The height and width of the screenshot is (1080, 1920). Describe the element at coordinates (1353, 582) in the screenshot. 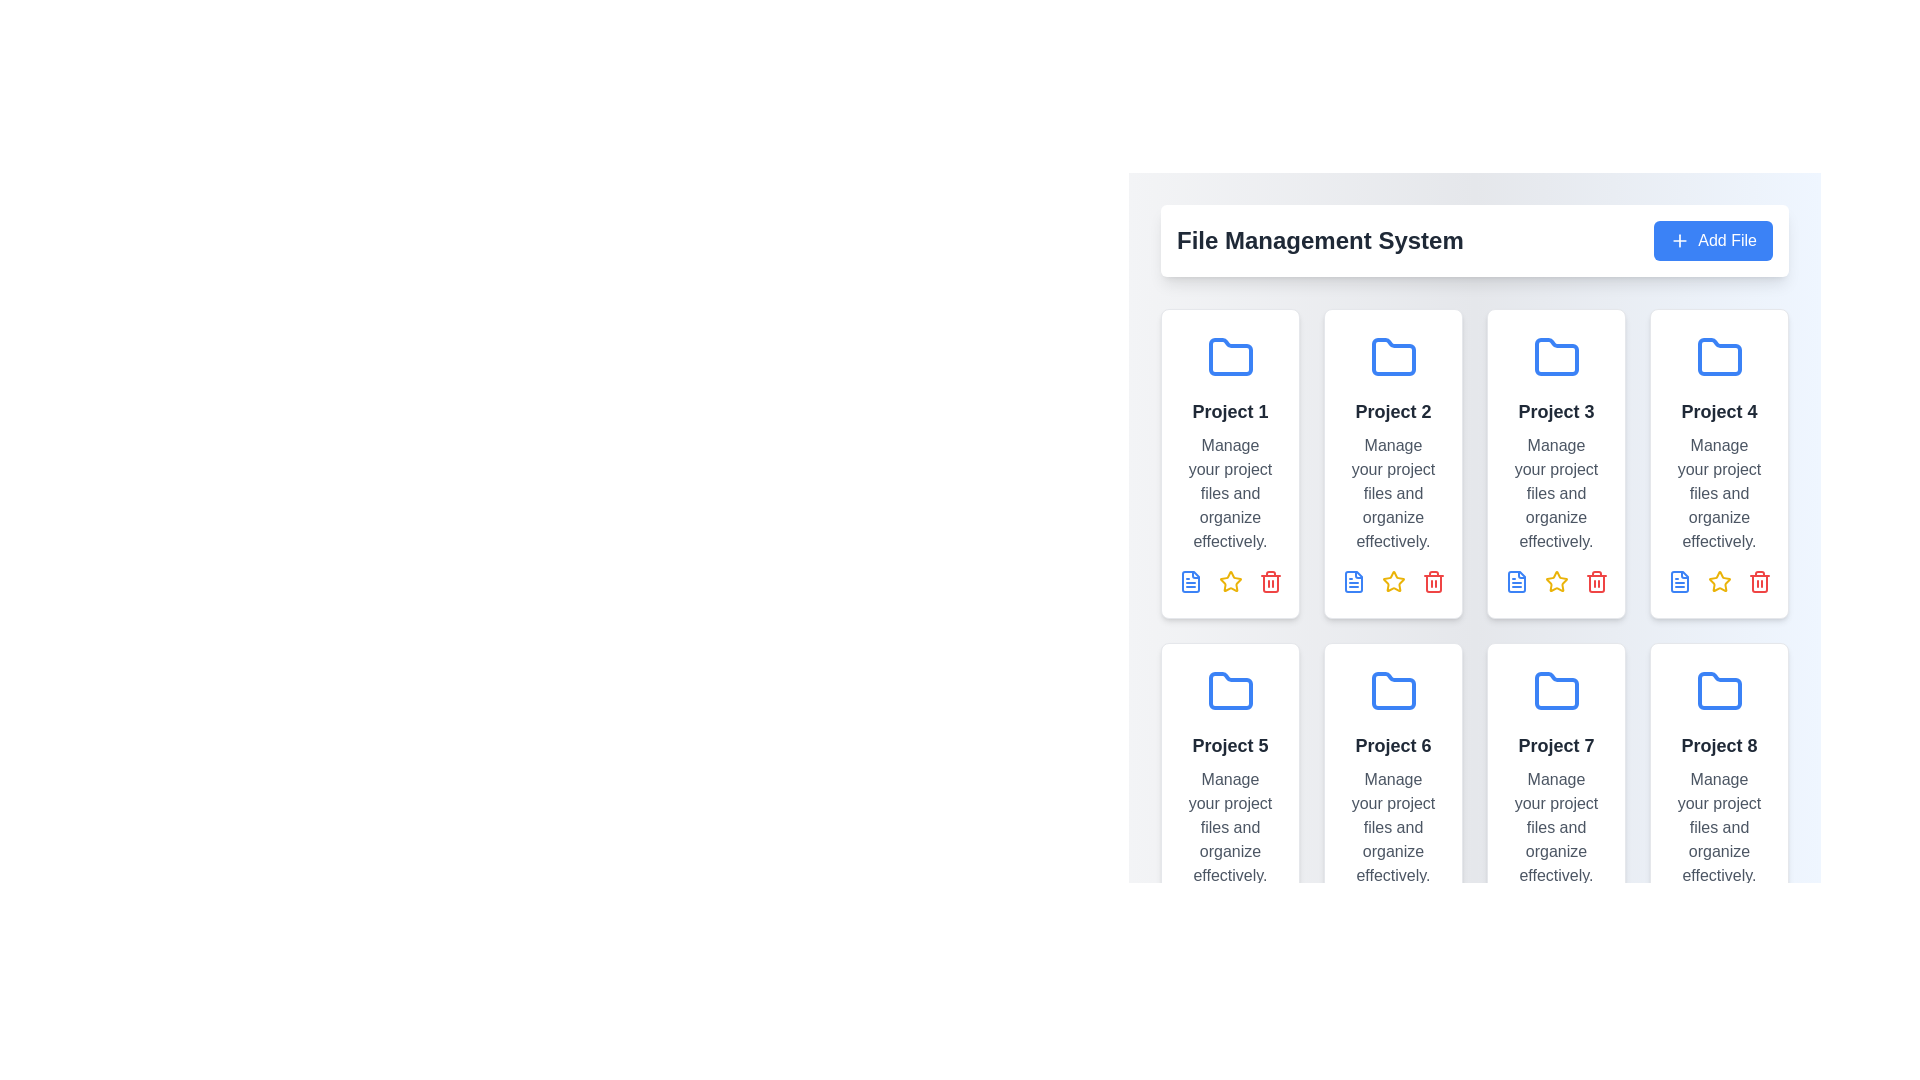

I see `the blue document icon located beneath the Project 2 card, which is the first among three action icons in the grid layout` at that location.